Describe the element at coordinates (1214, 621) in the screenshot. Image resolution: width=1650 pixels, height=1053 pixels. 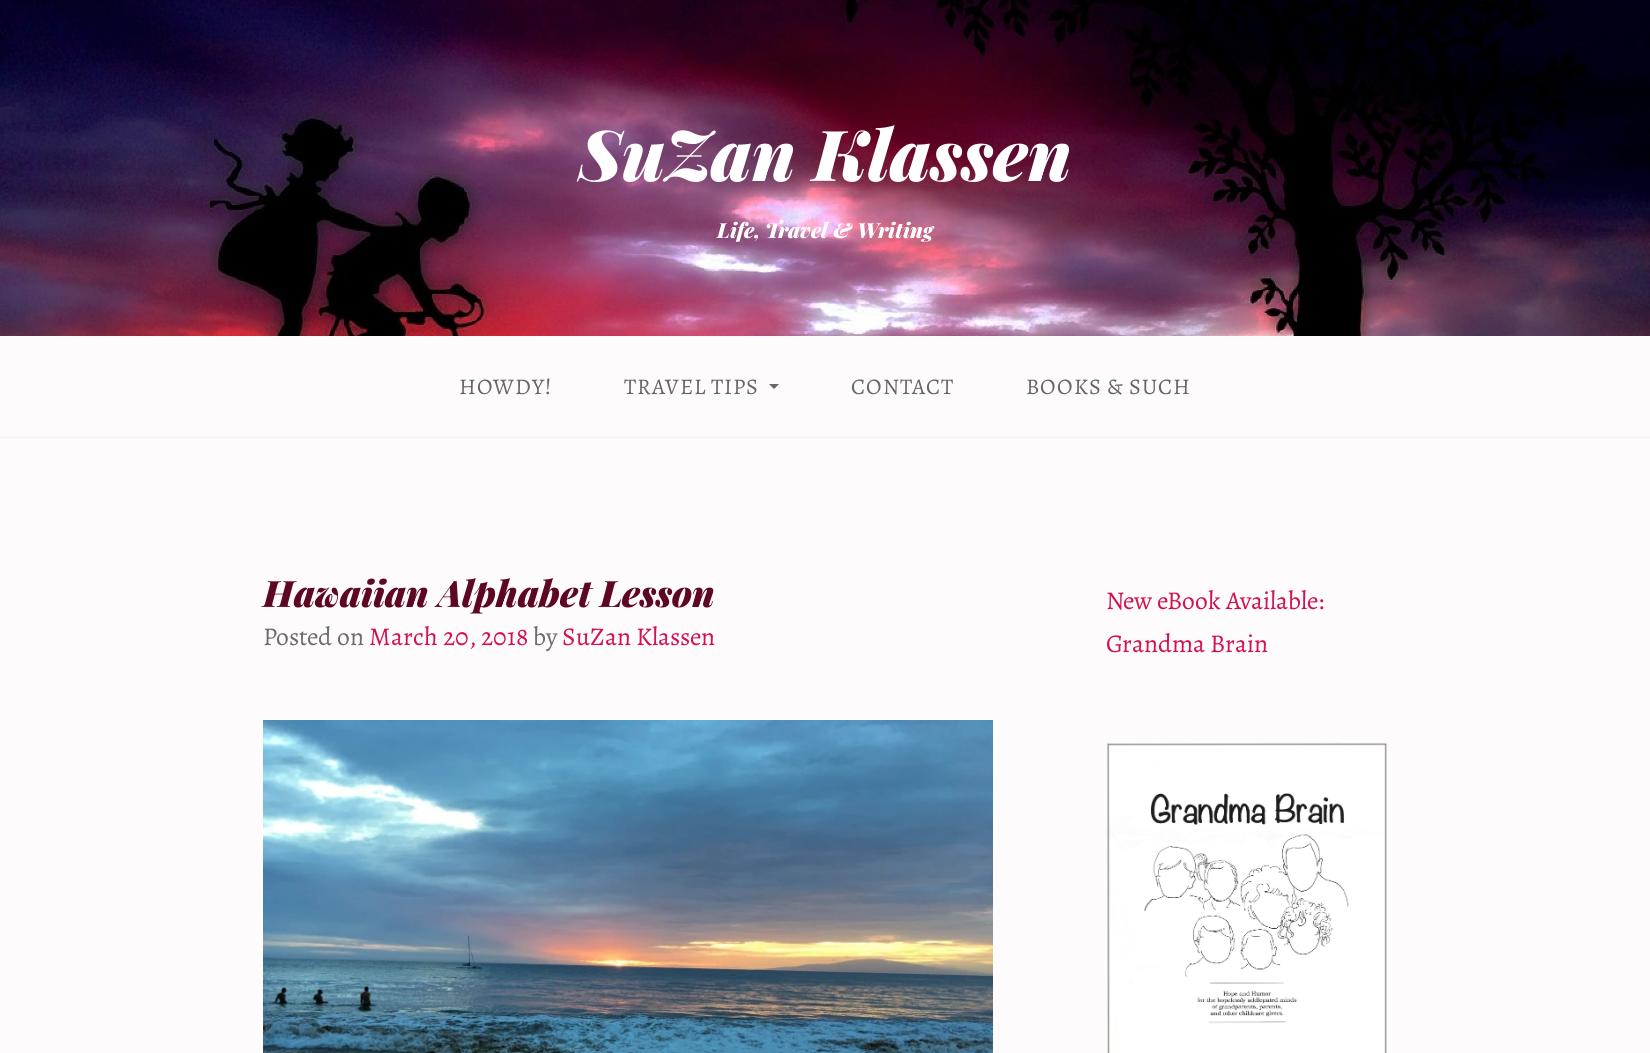
I see `'New eBook Available: Grandma Brain'` at that location.